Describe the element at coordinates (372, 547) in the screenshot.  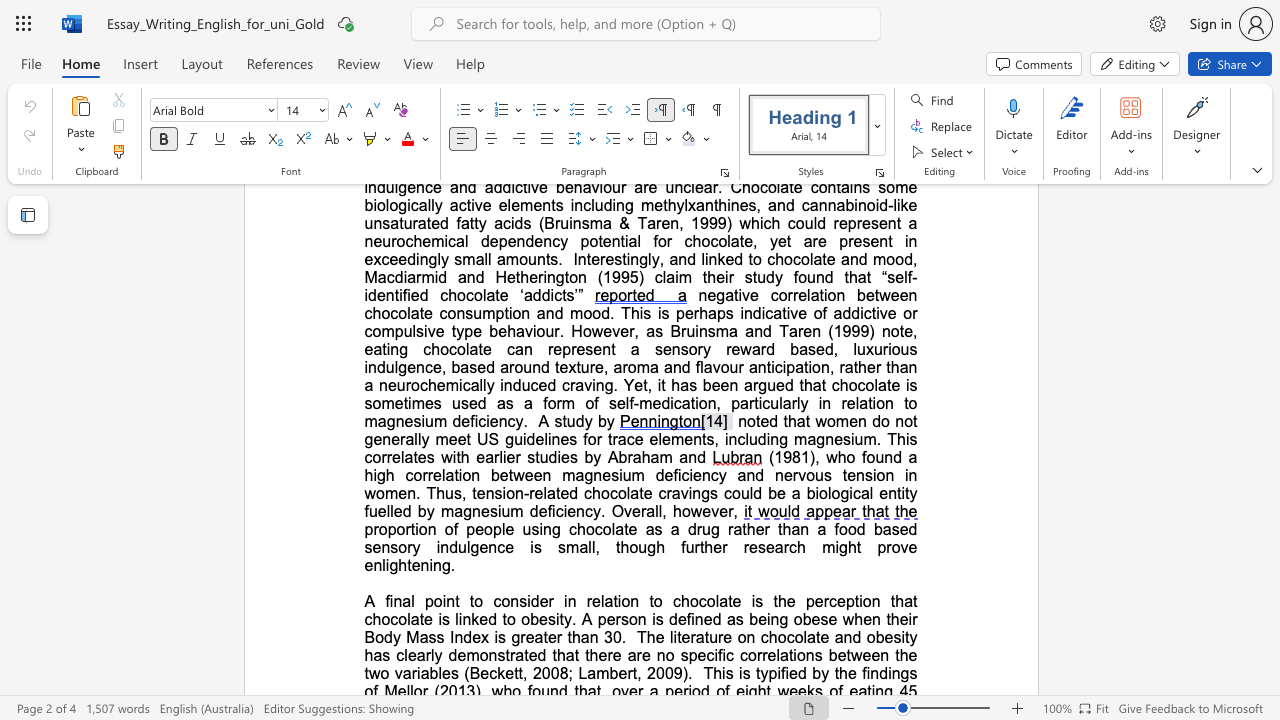
I see `the subset text "ensory indulgence" within the text "proportion of people using chocolate as a drug rather than a food based sensory indulgence is small, though further research might prove enlightening."` at that location.